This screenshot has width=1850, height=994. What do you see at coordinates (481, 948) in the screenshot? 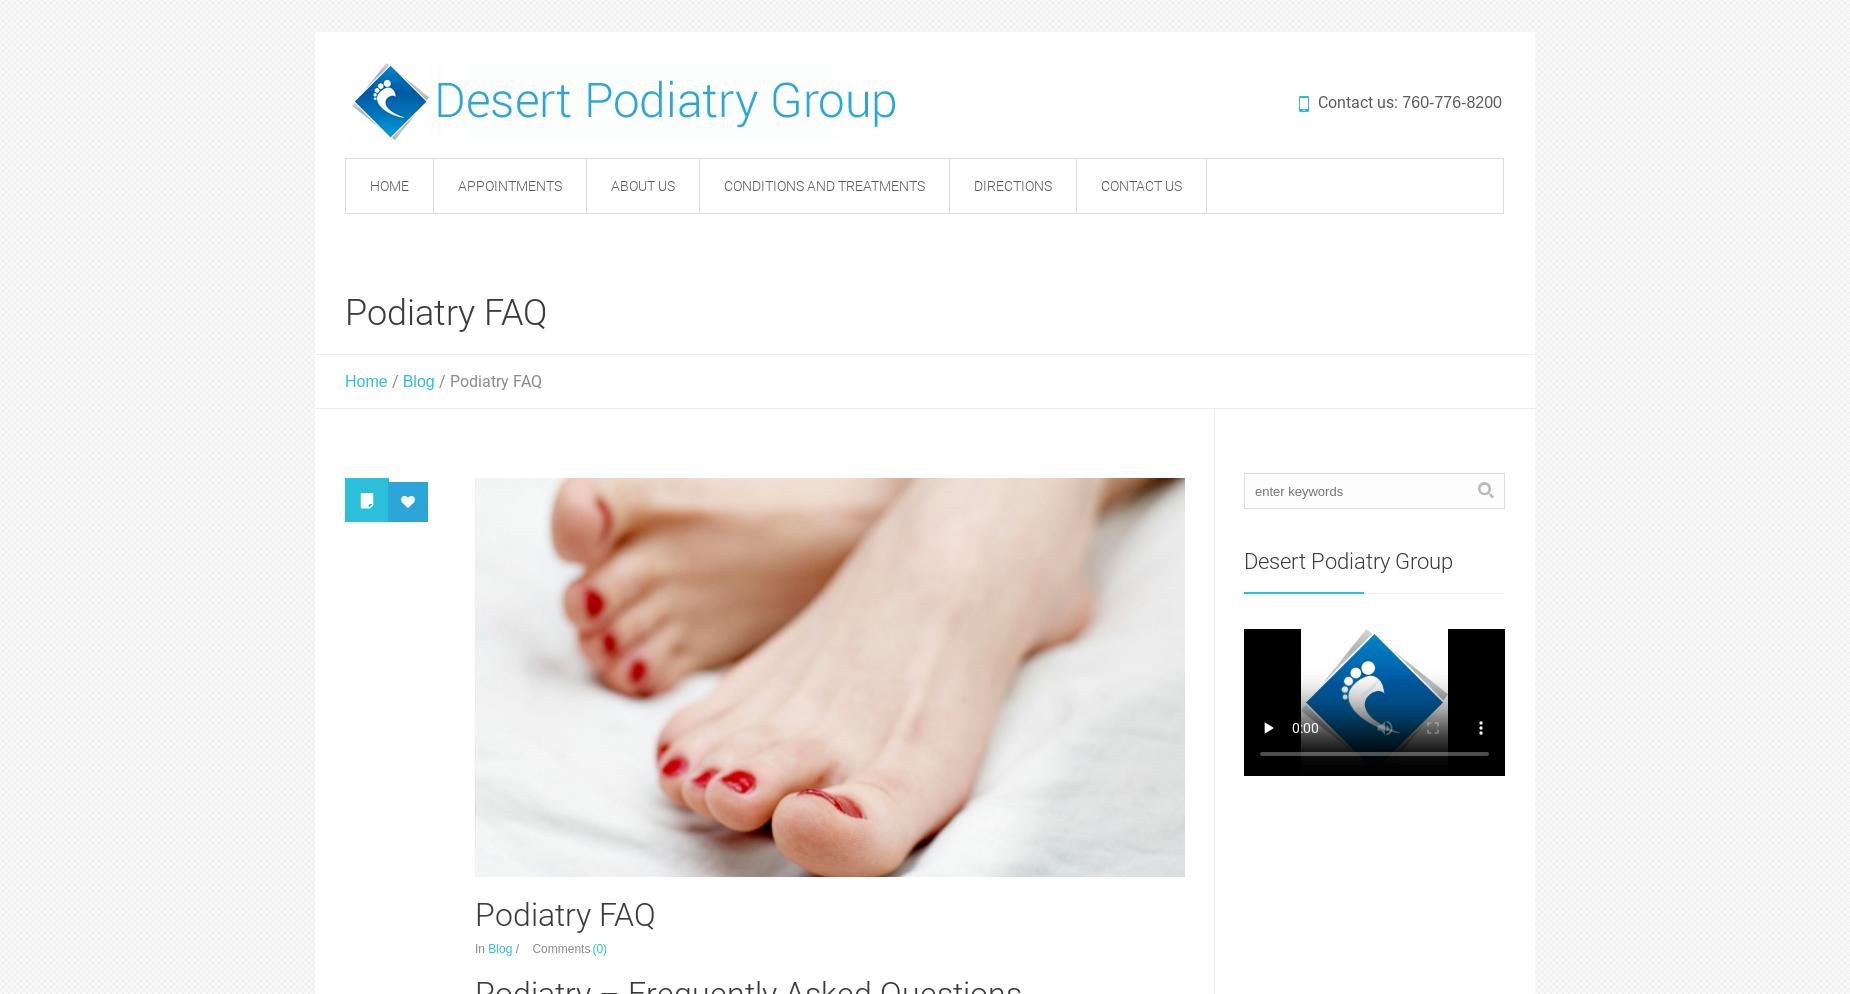
I see `'In'` at bounding box center [481, 948].